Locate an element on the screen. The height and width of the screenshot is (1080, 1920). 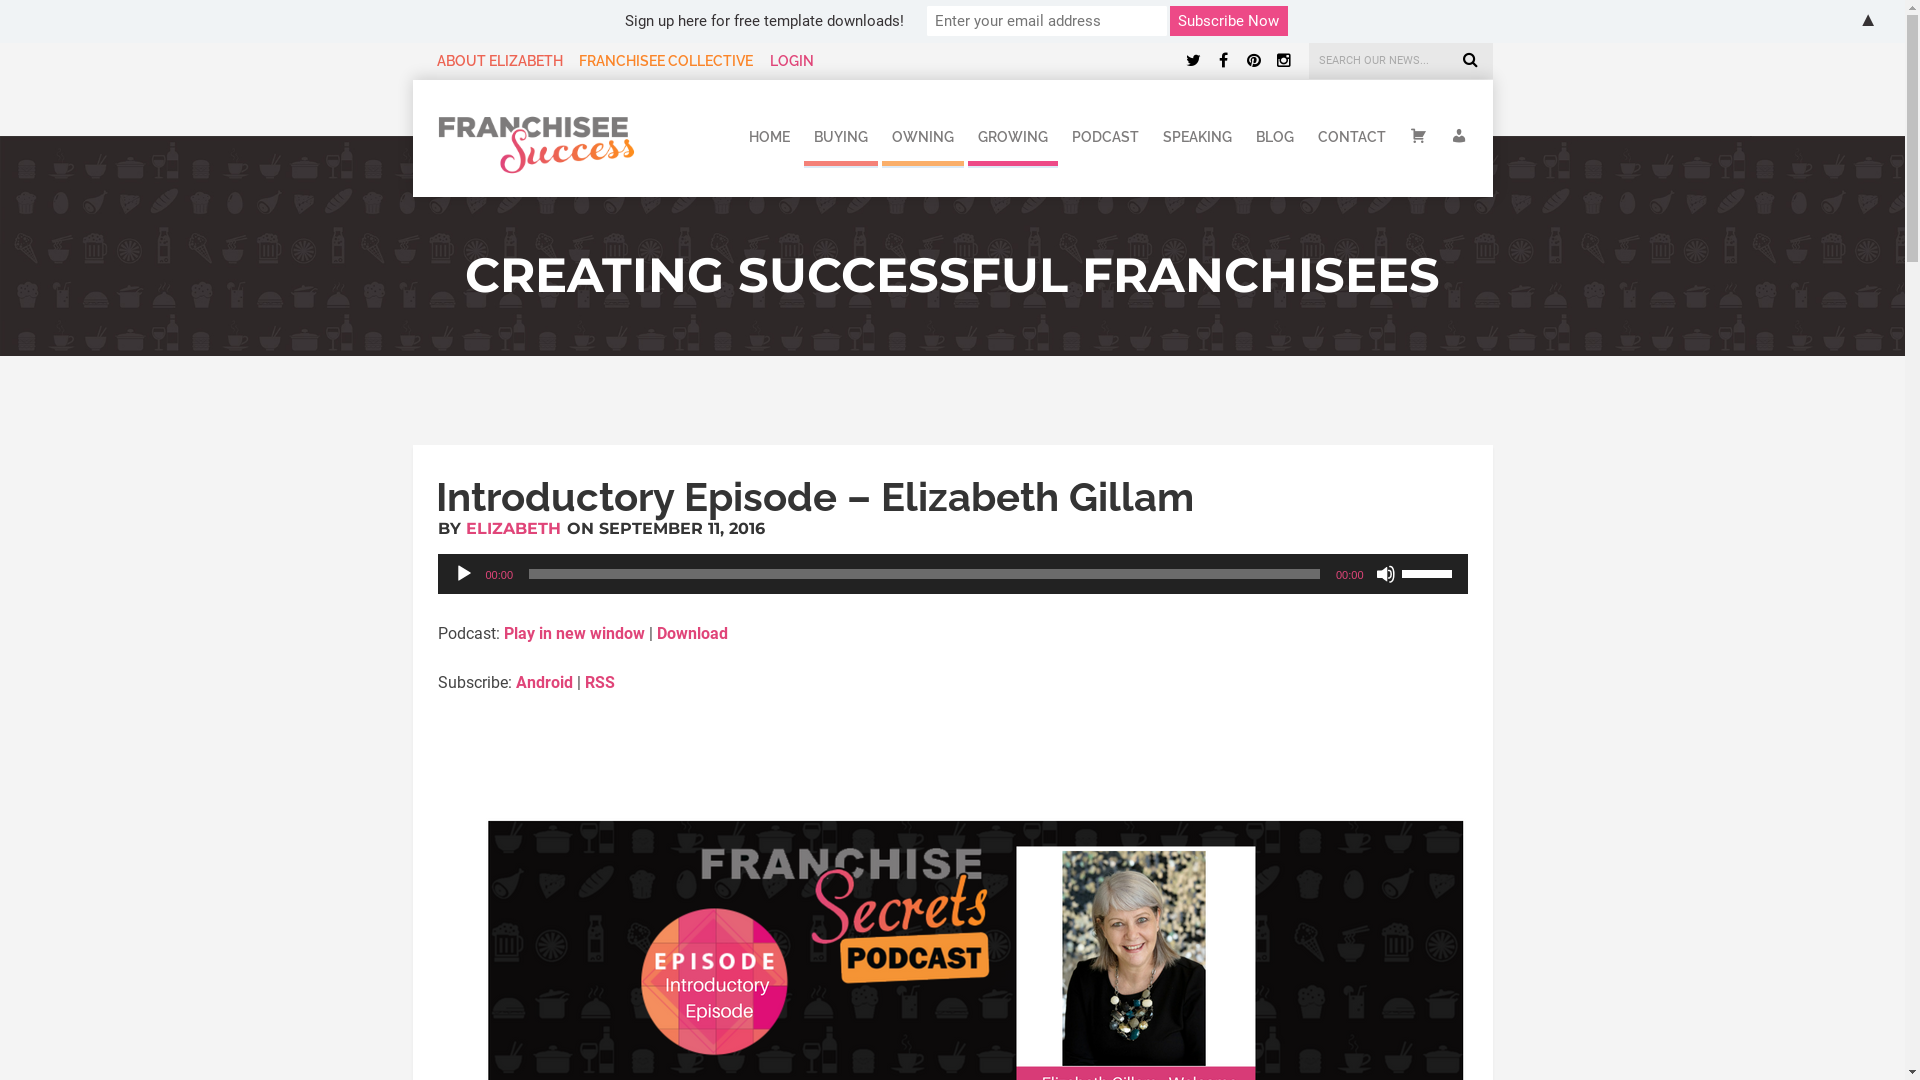
'Subscribe Now' is located at coordinates (1227, 20).